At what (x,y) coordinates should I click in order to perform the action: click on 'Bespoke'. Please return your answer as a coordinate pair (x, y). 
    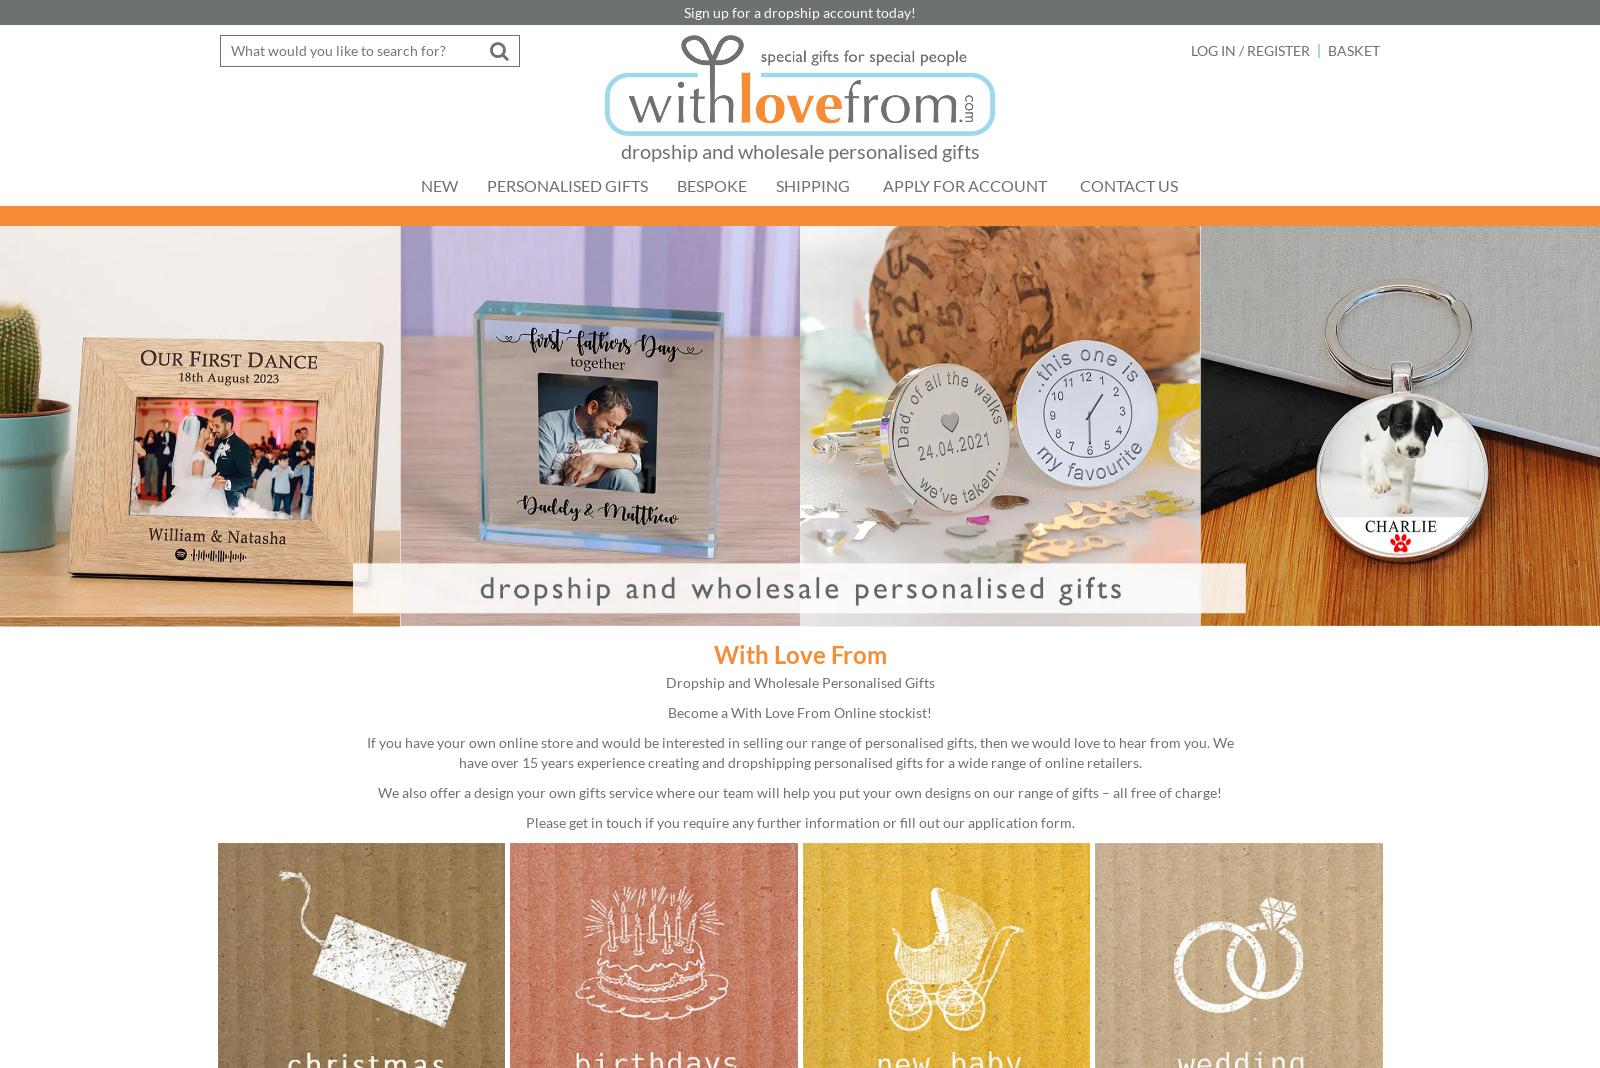
    Looking at the image, I should click on (712, 185).